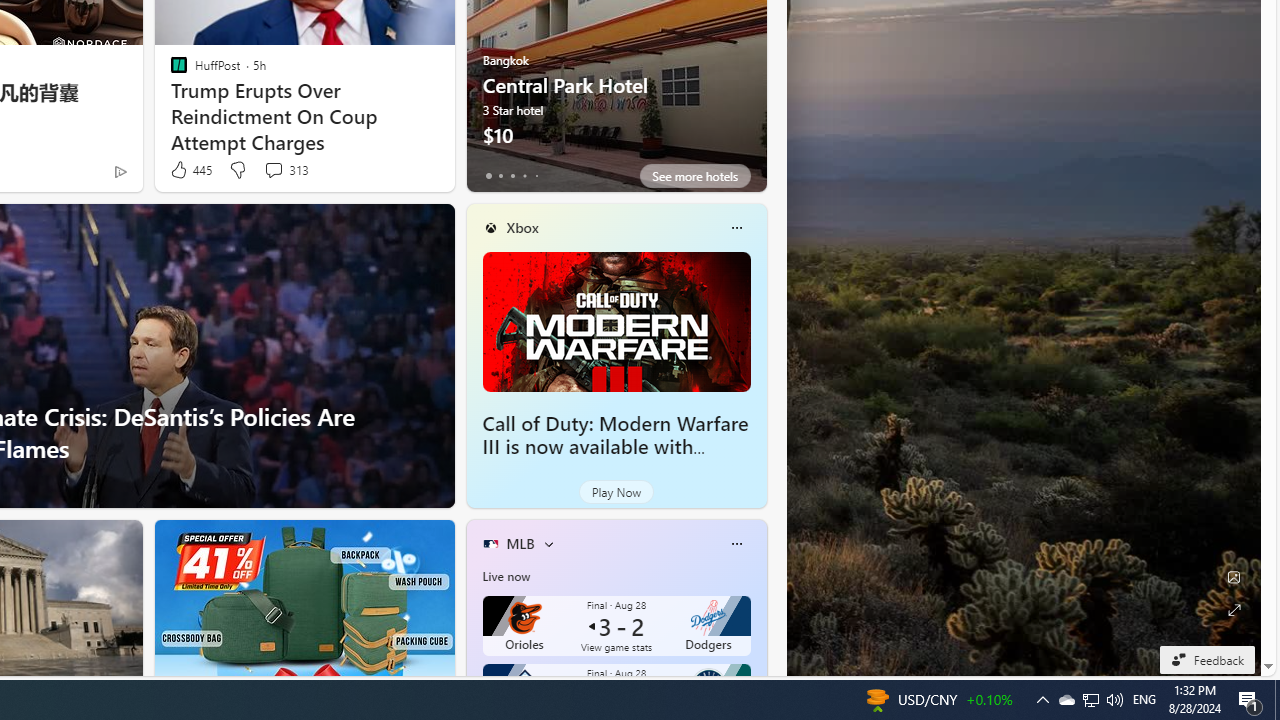  What do you see at coordinates (488, 175) in the screenshot?
I see `'tab-0'` at bounding box center [488, 175].